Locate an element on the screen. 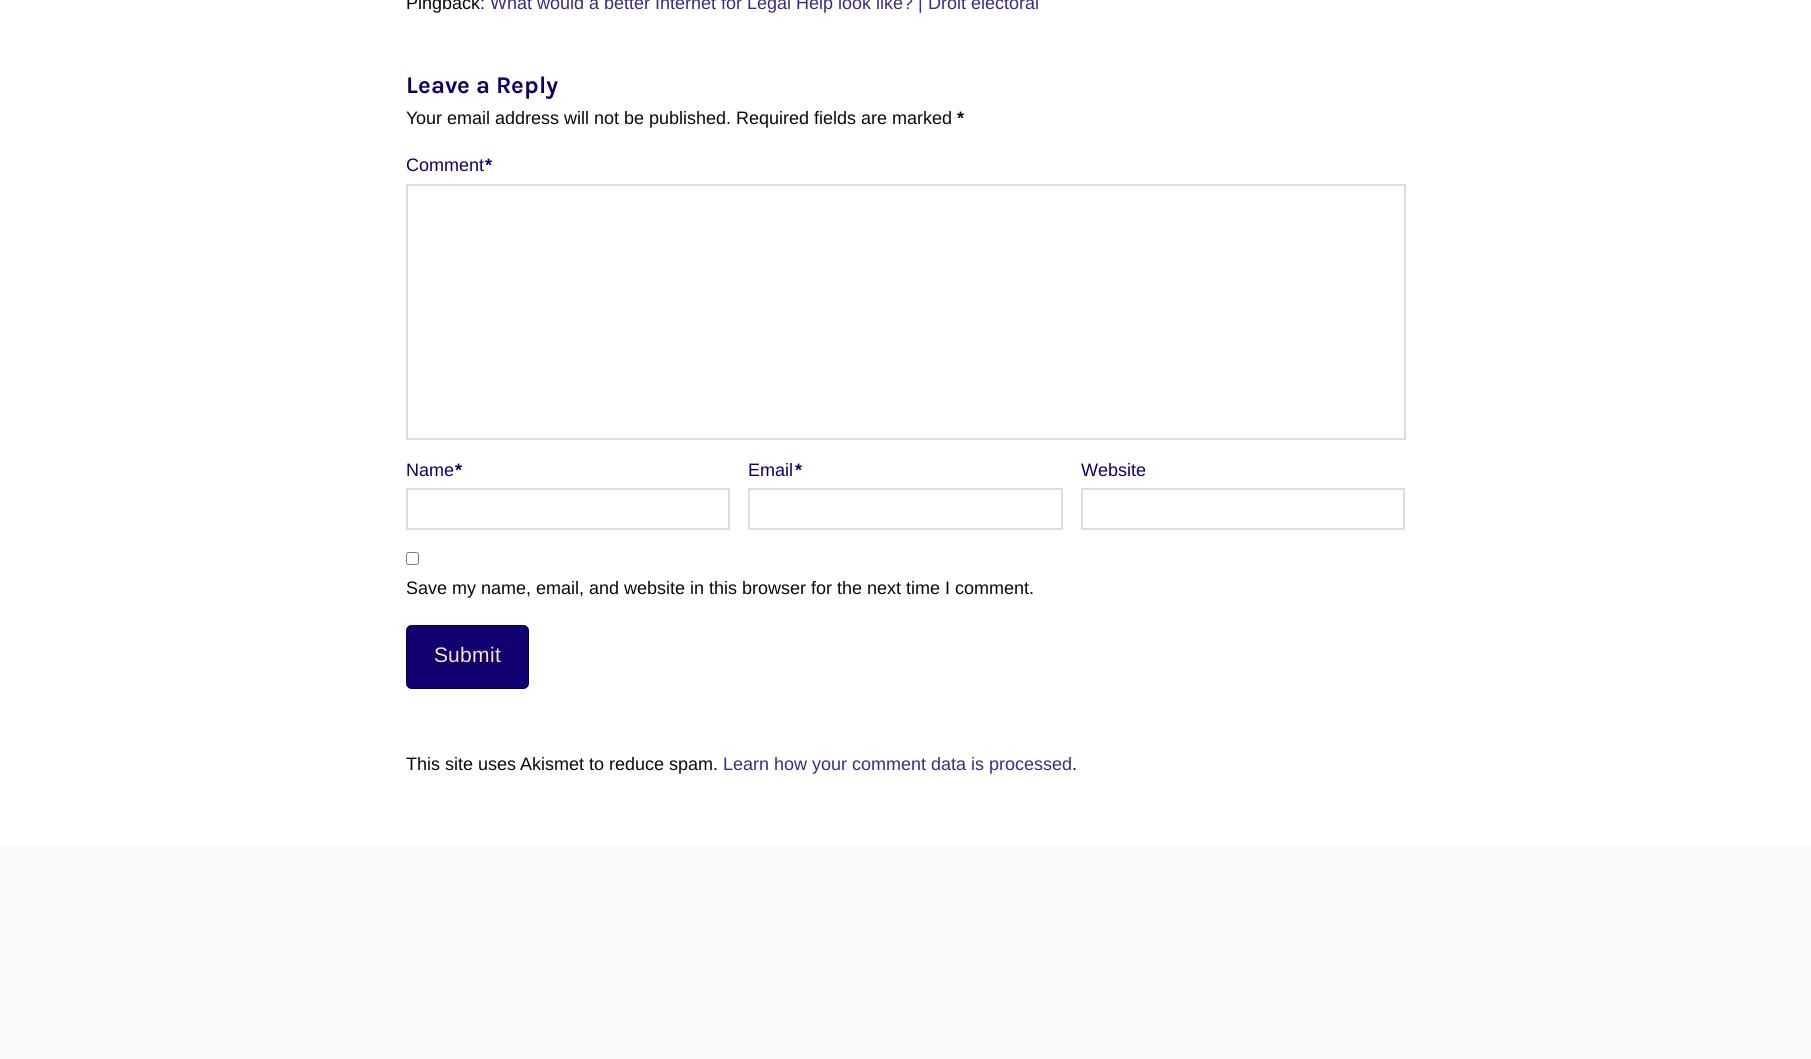 The height and width of the screenshot is (1059, 1811). 'Your email address will not be published.' is located at coordinates (566, 116).